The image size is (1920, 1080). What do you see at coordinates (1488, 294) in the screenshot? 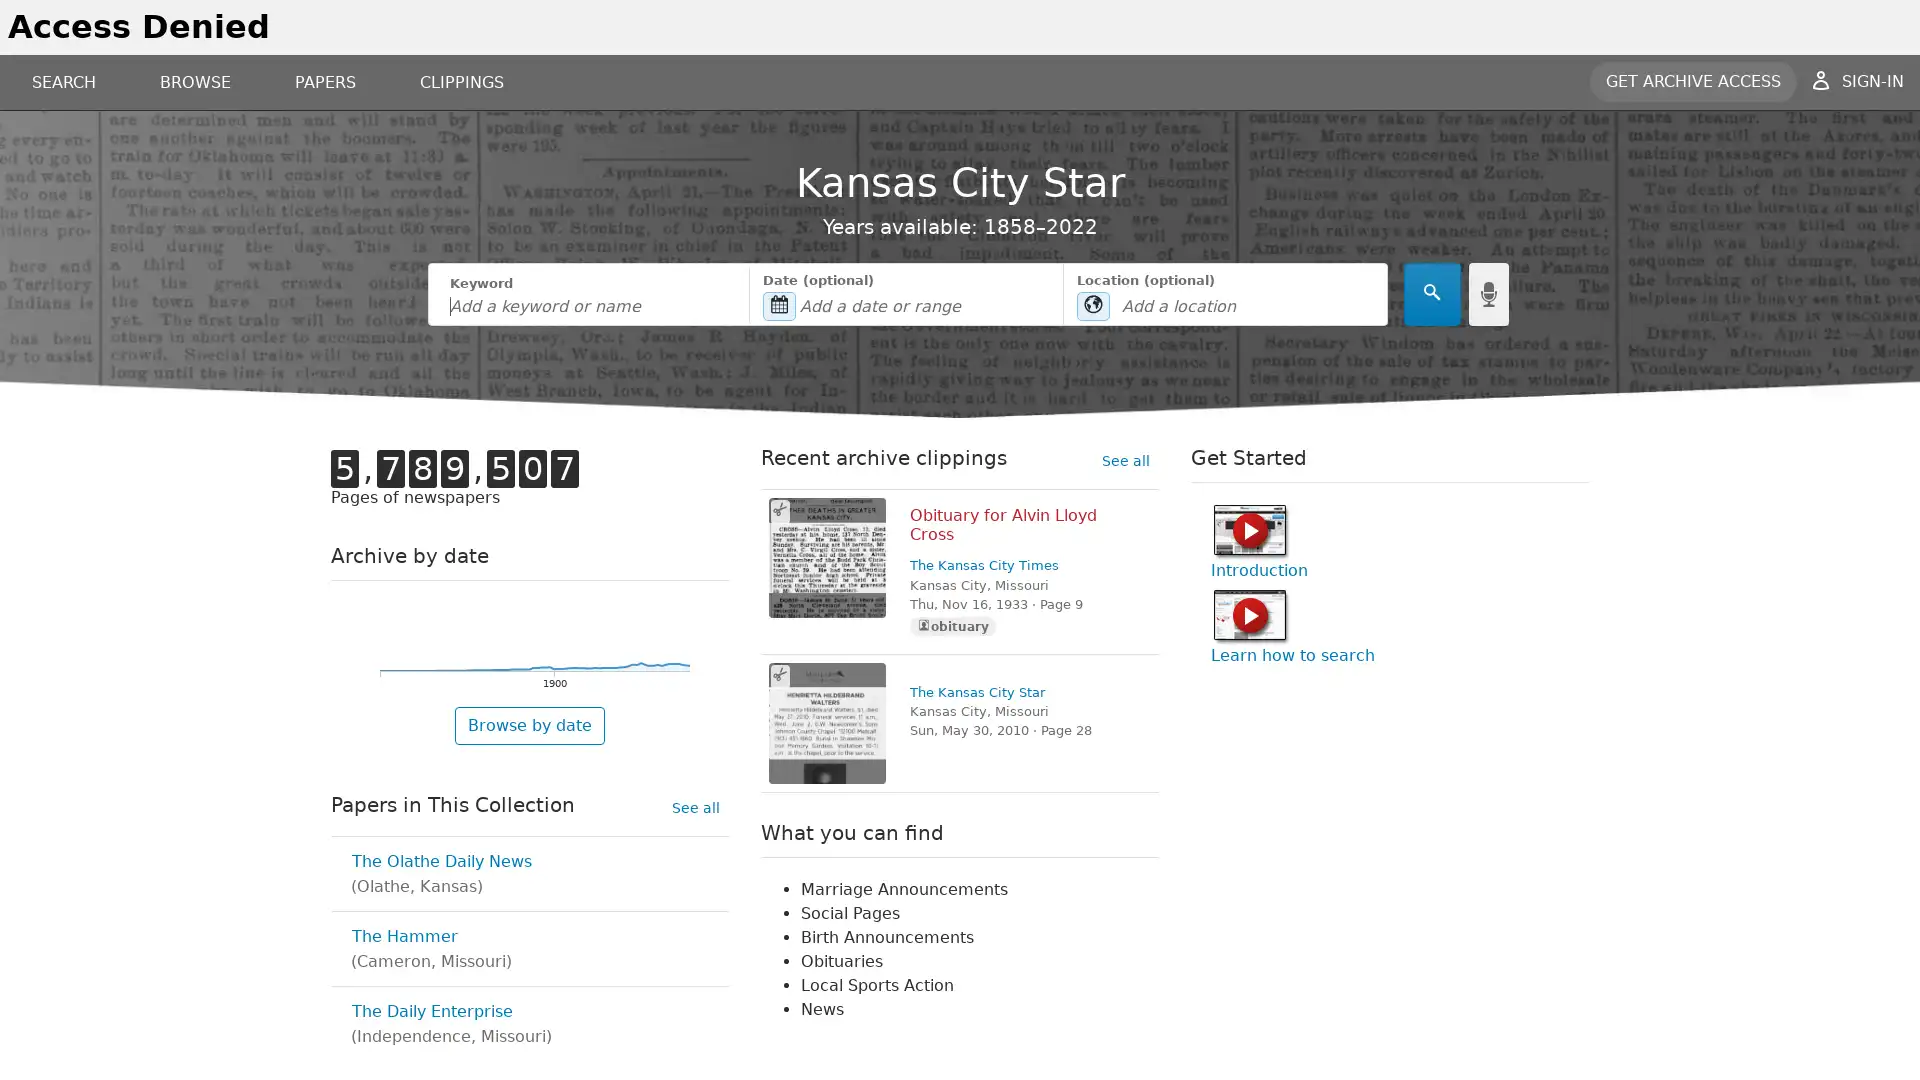
I see `Voice Search` at bounding box center [1488, 294].